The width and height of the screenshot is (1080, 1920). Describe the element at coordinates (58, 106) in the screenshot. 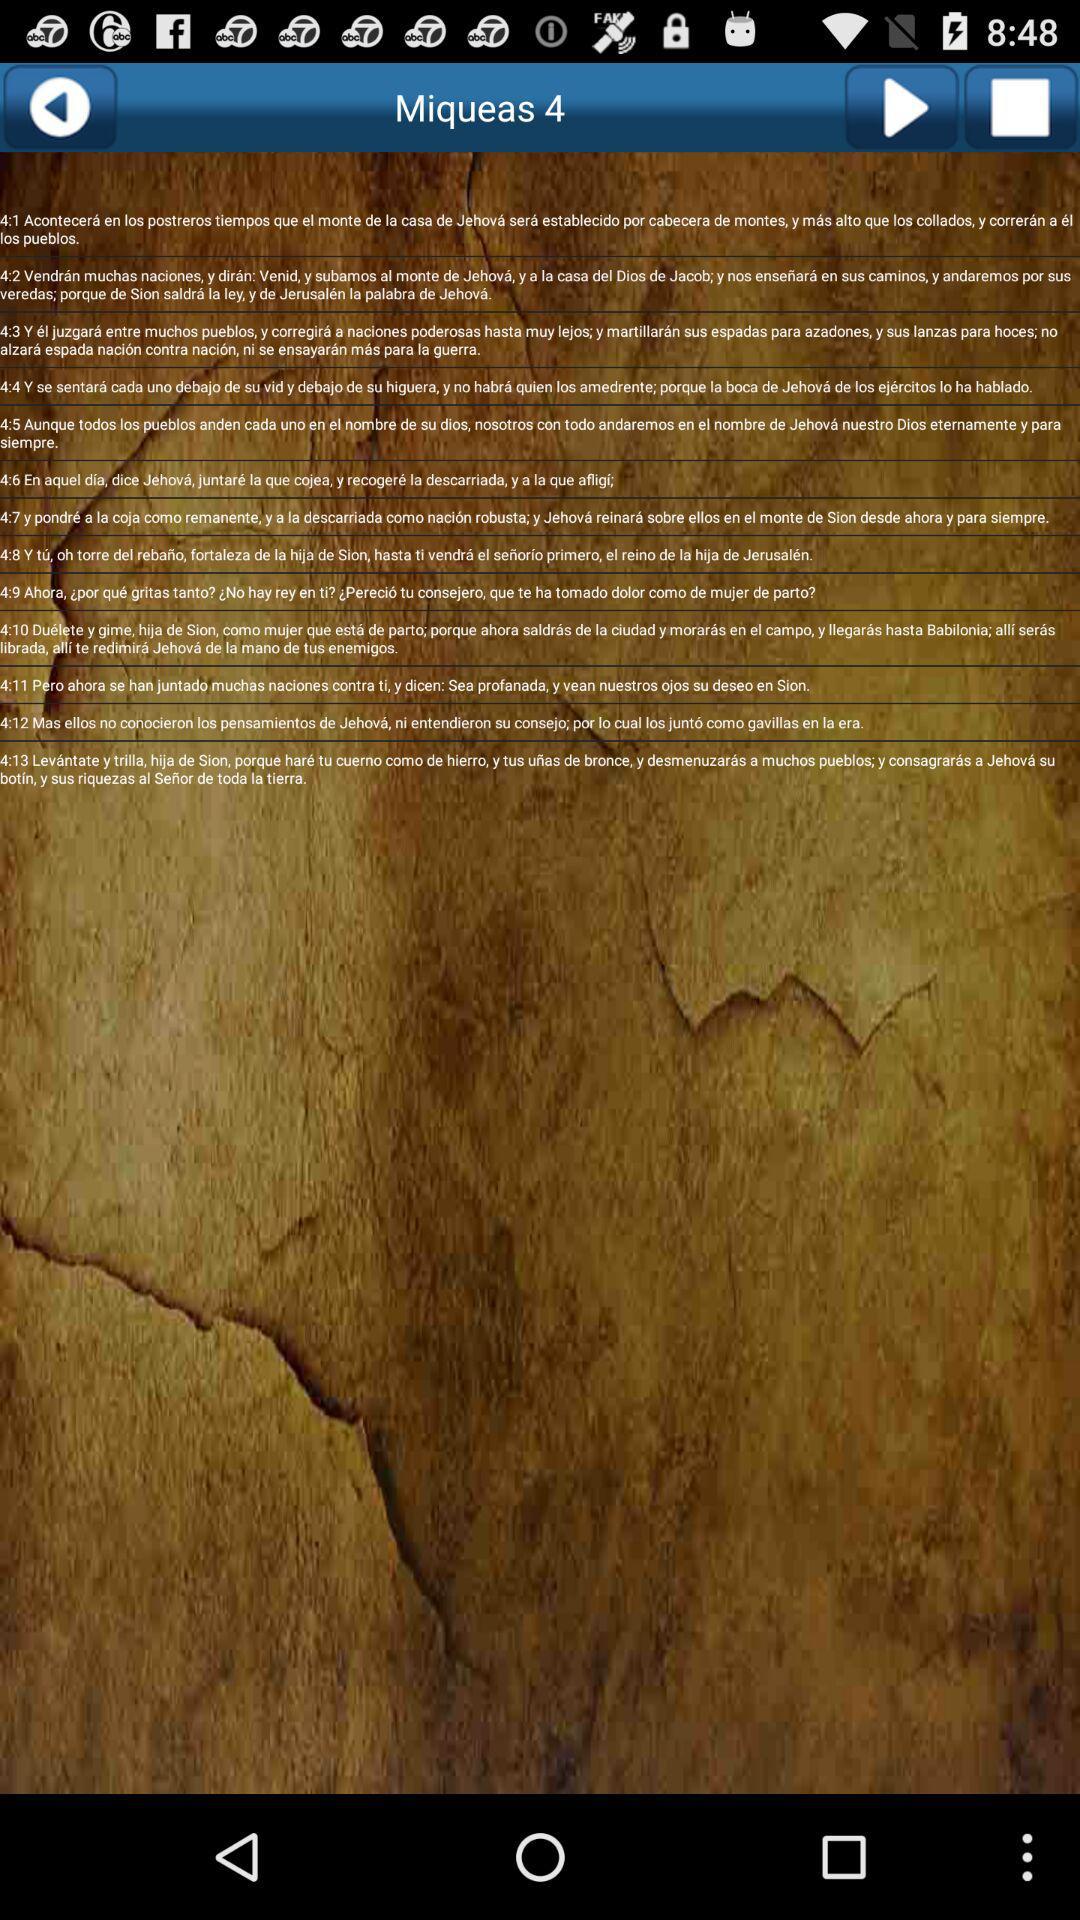

I see `the app next to miqueas 4 item` at that location.